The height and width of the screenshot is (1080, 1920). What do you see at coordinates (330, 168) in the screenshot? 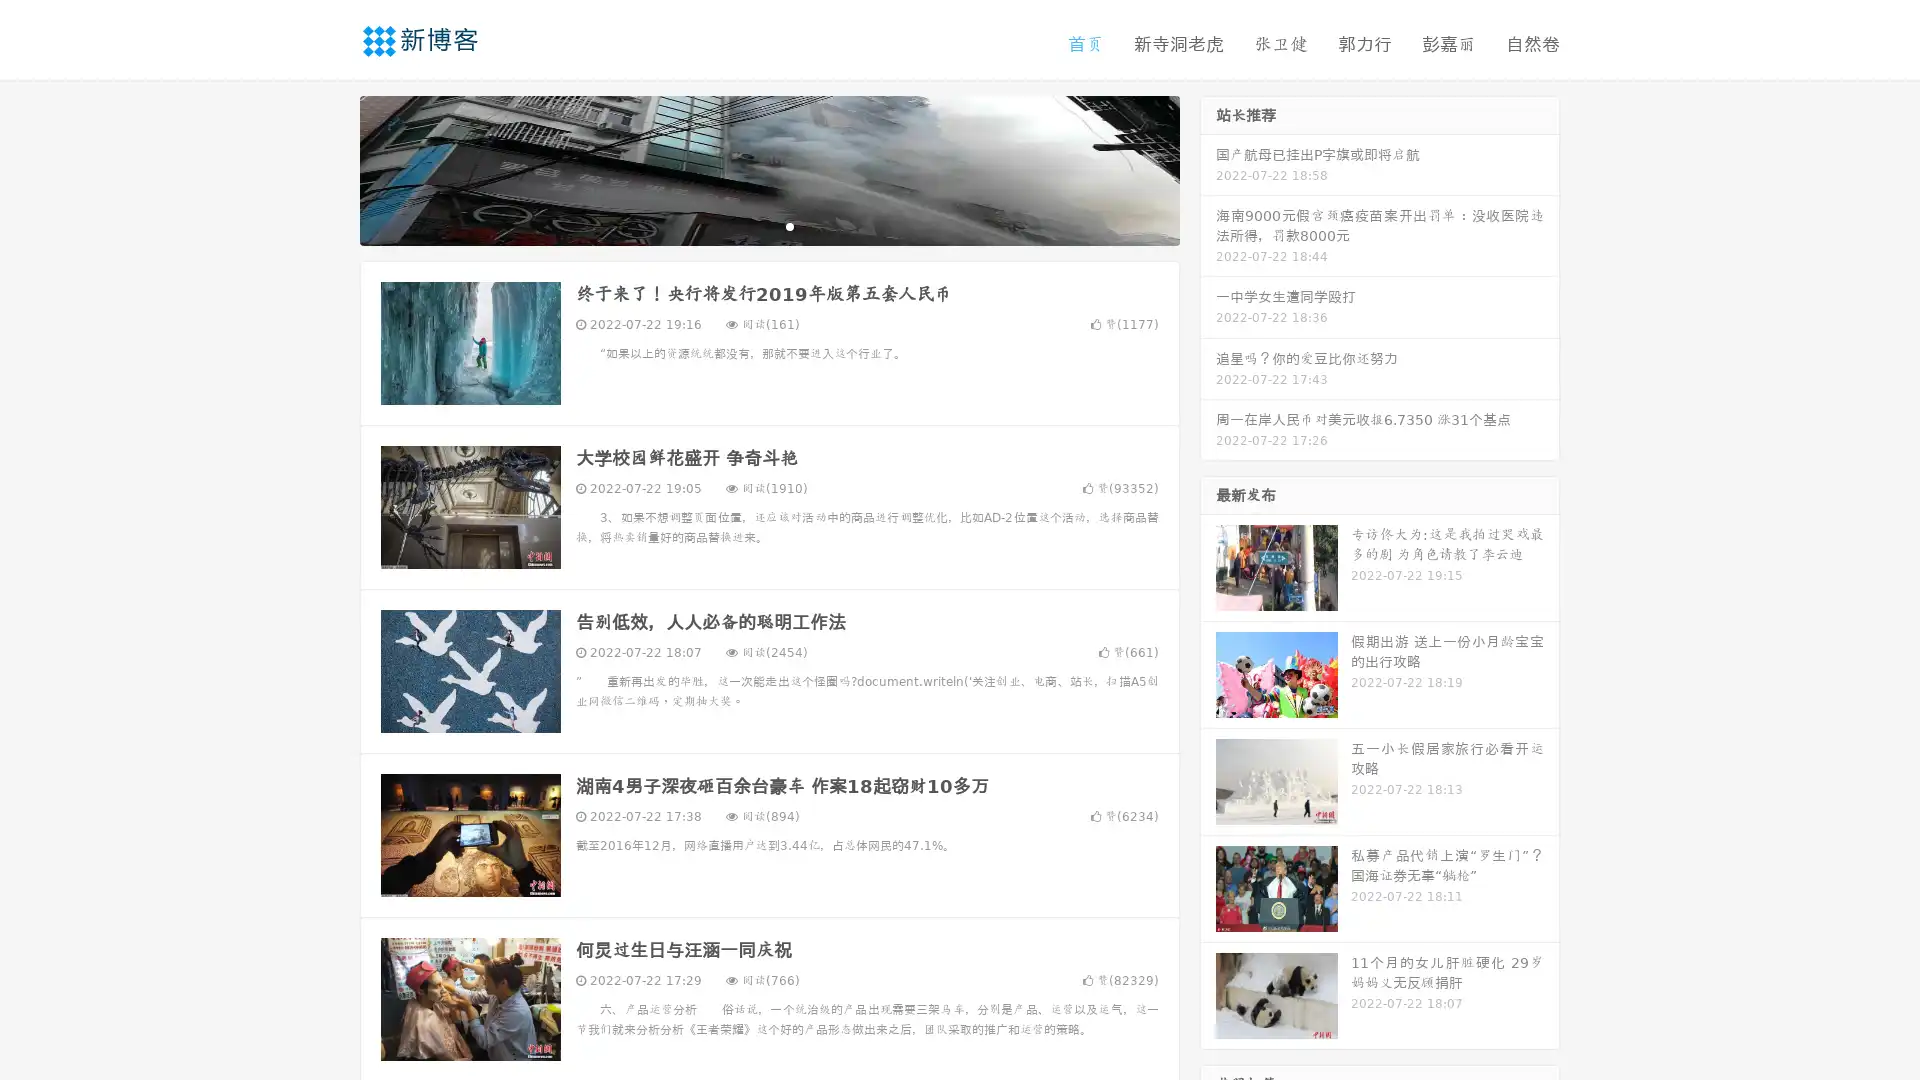
I see `Previous slide` at bounding box center [330, 168].